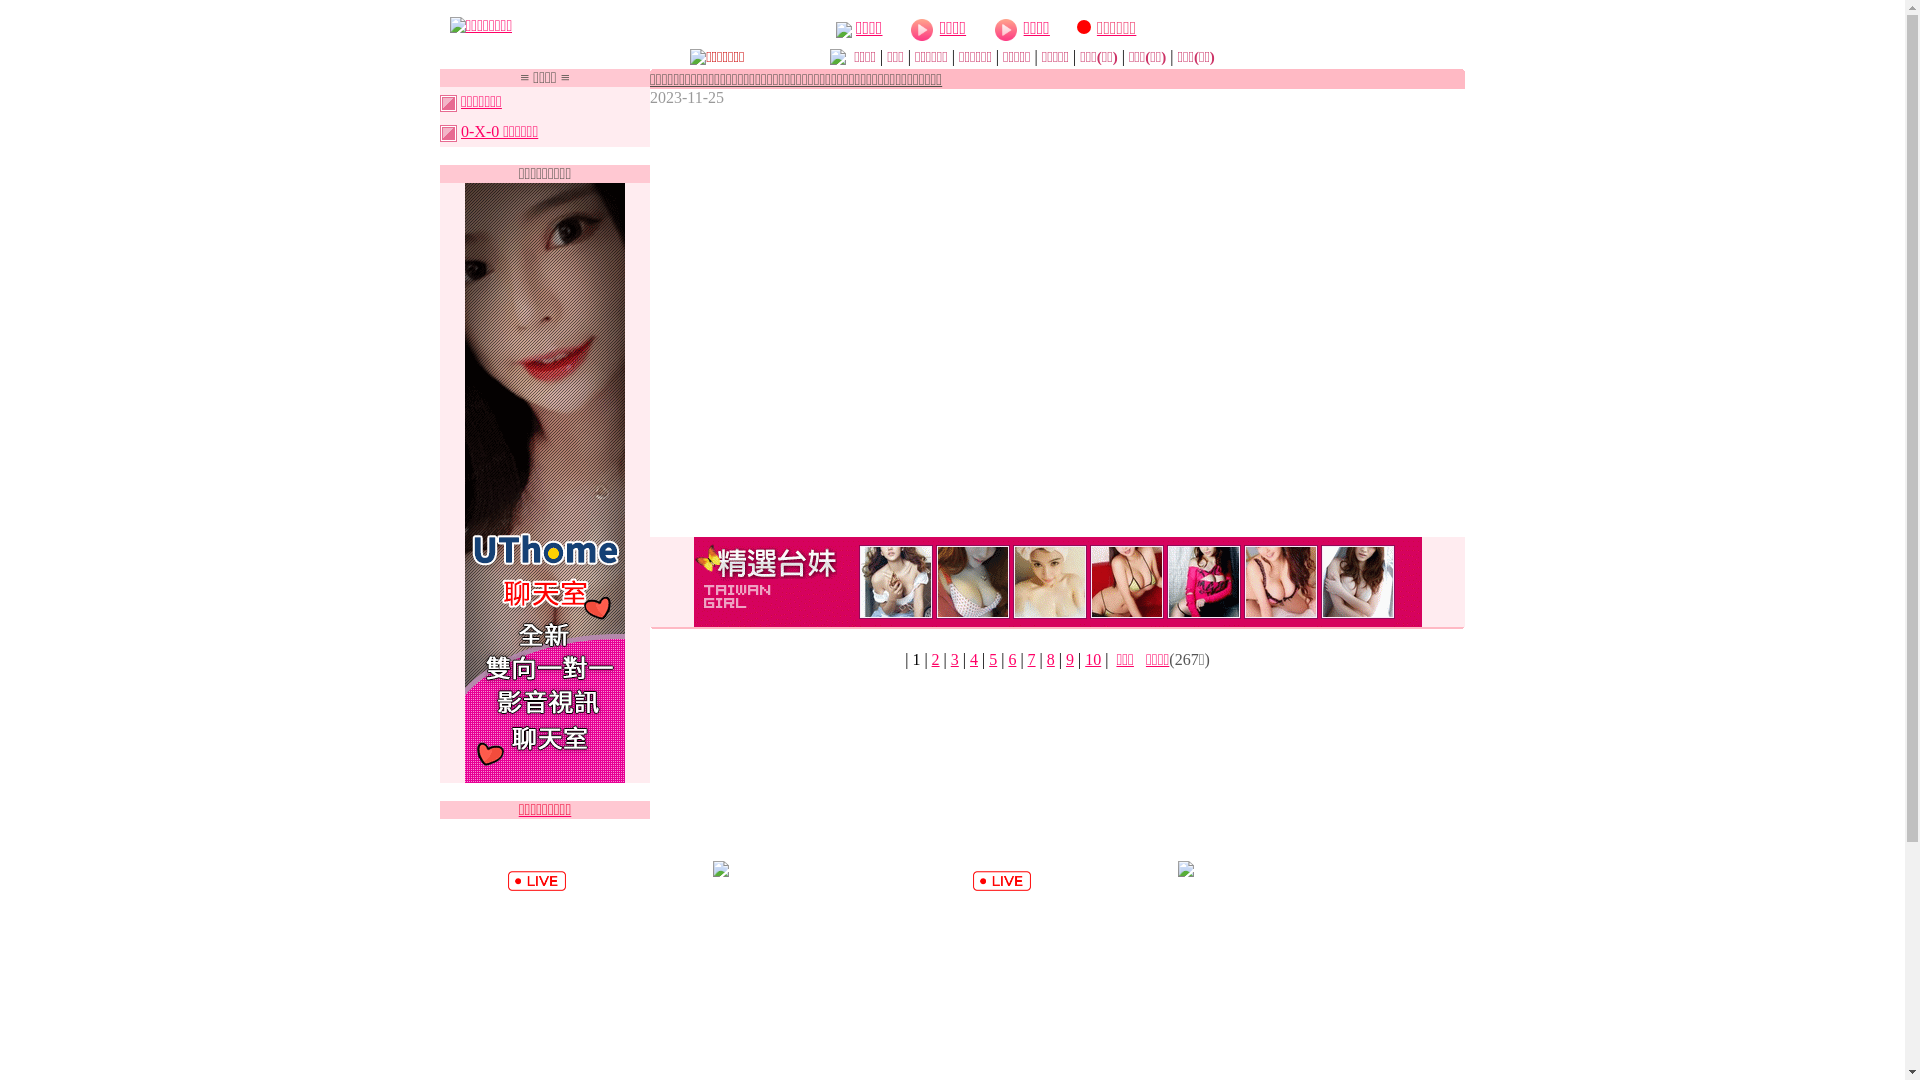 This screenshot has height=1080, width=1920. What do you see at coordinates (1050, 659) in the screenshot?
I see `'8'` at bounding box center [1050, 659].